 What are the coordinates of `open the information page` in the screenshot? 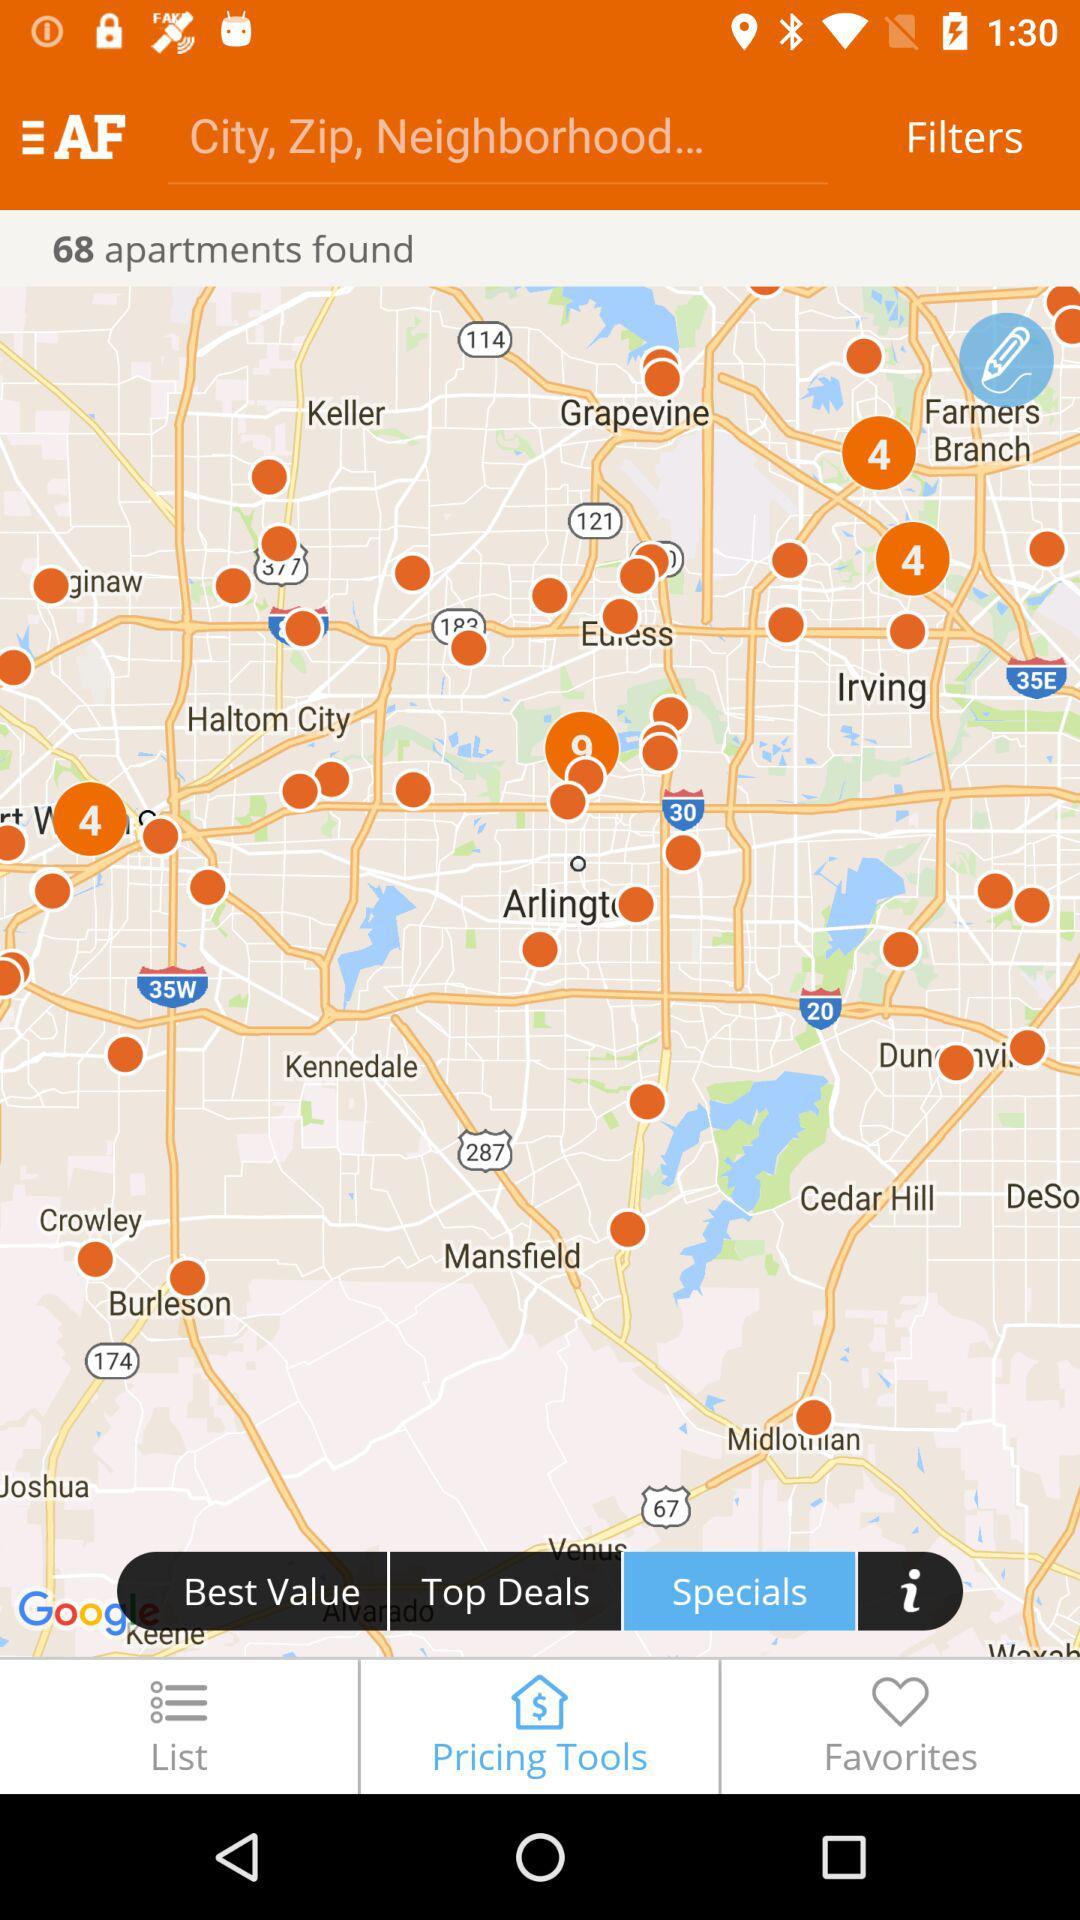 It's located at (910, 1589).